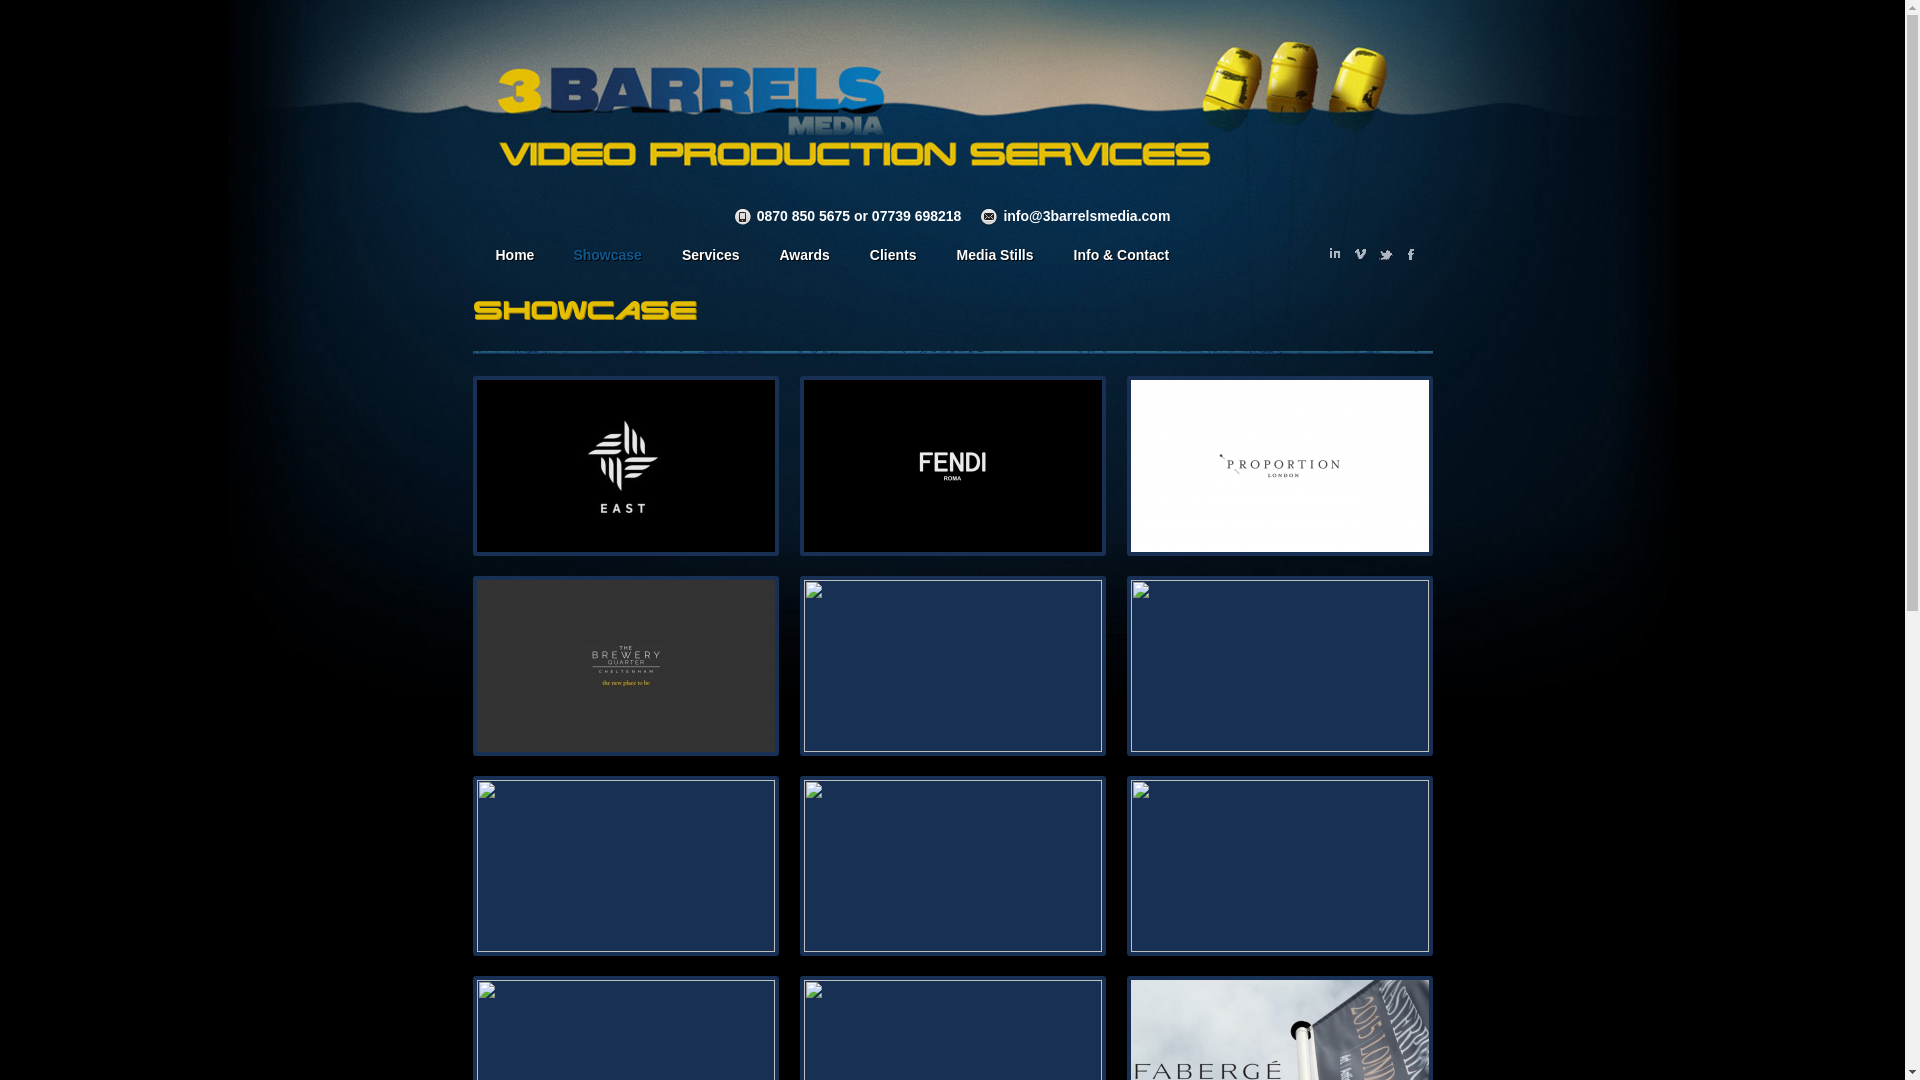 This screenshot has width=1920, height=1080. I want to click on 'Fendi At Harrods ', so click(804, 466).